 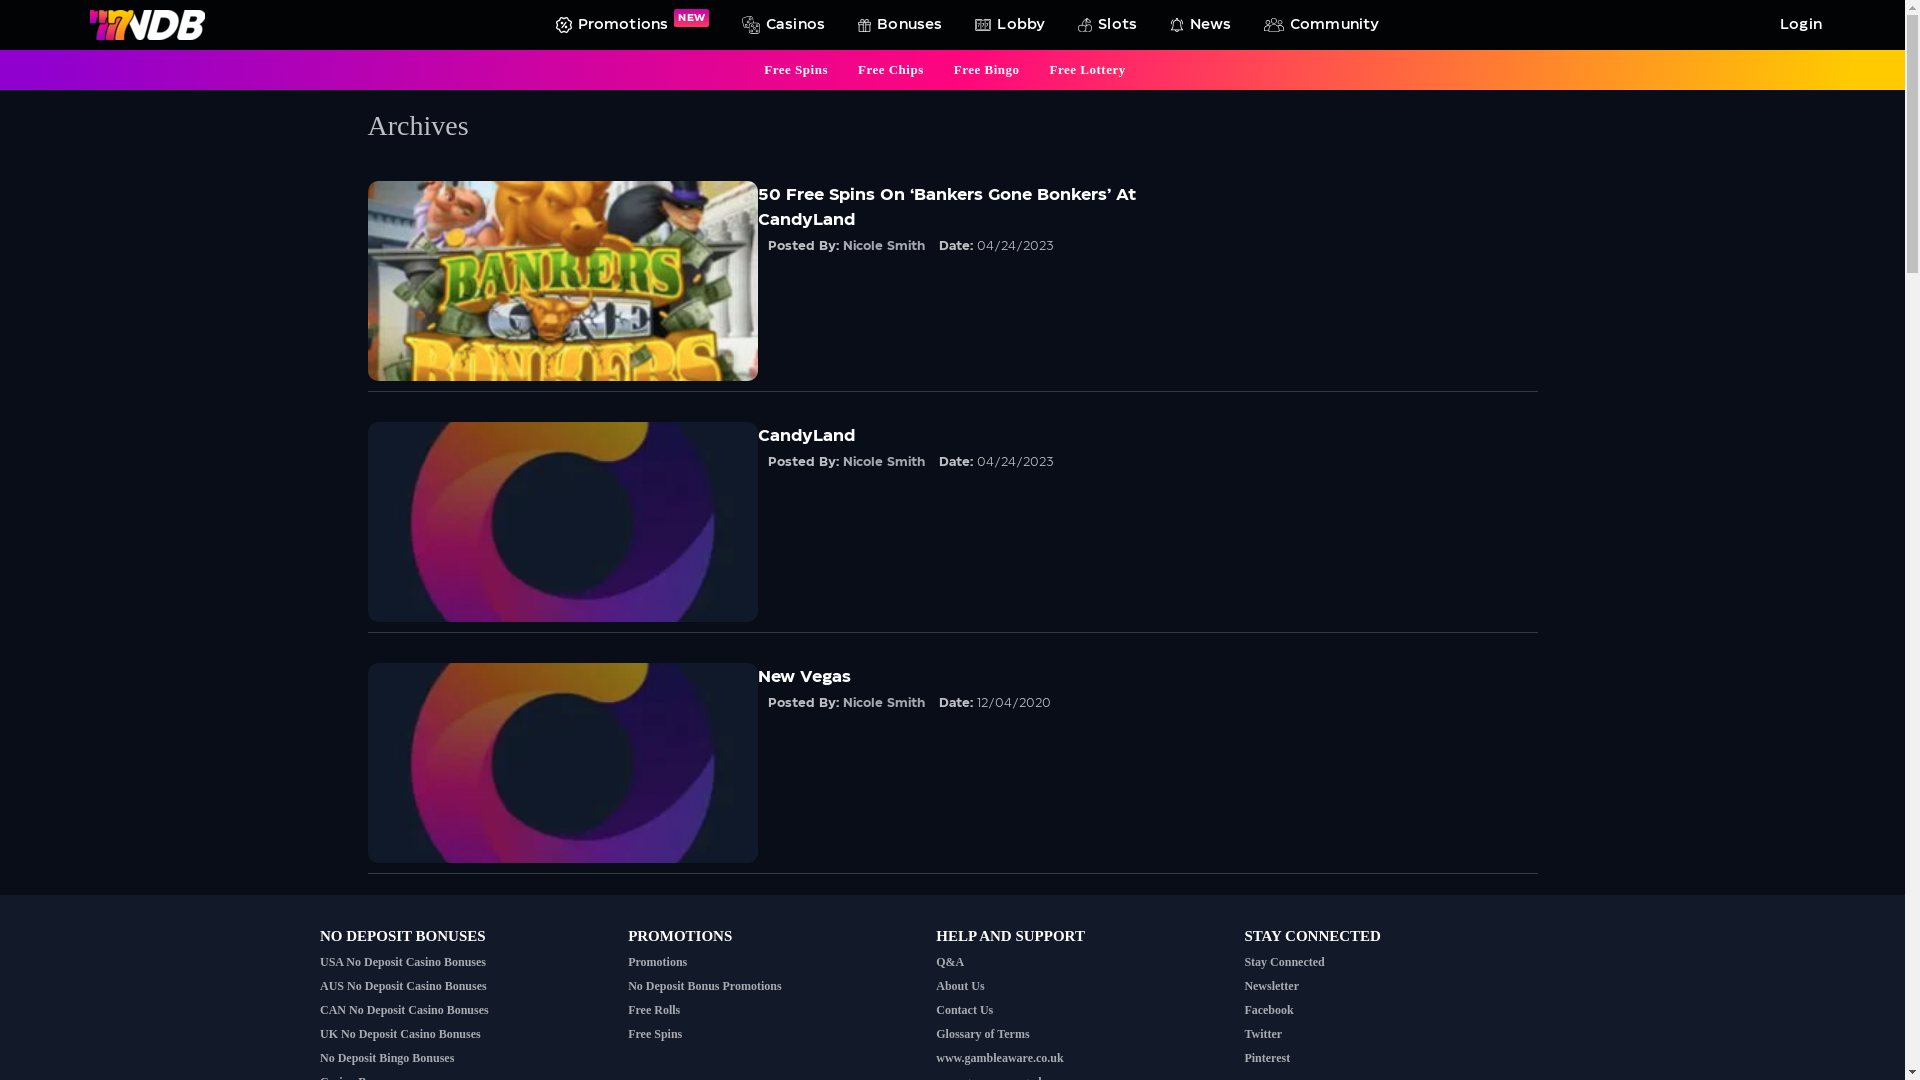 I want to click on 'Free Spins', so click(x=762, y=68).